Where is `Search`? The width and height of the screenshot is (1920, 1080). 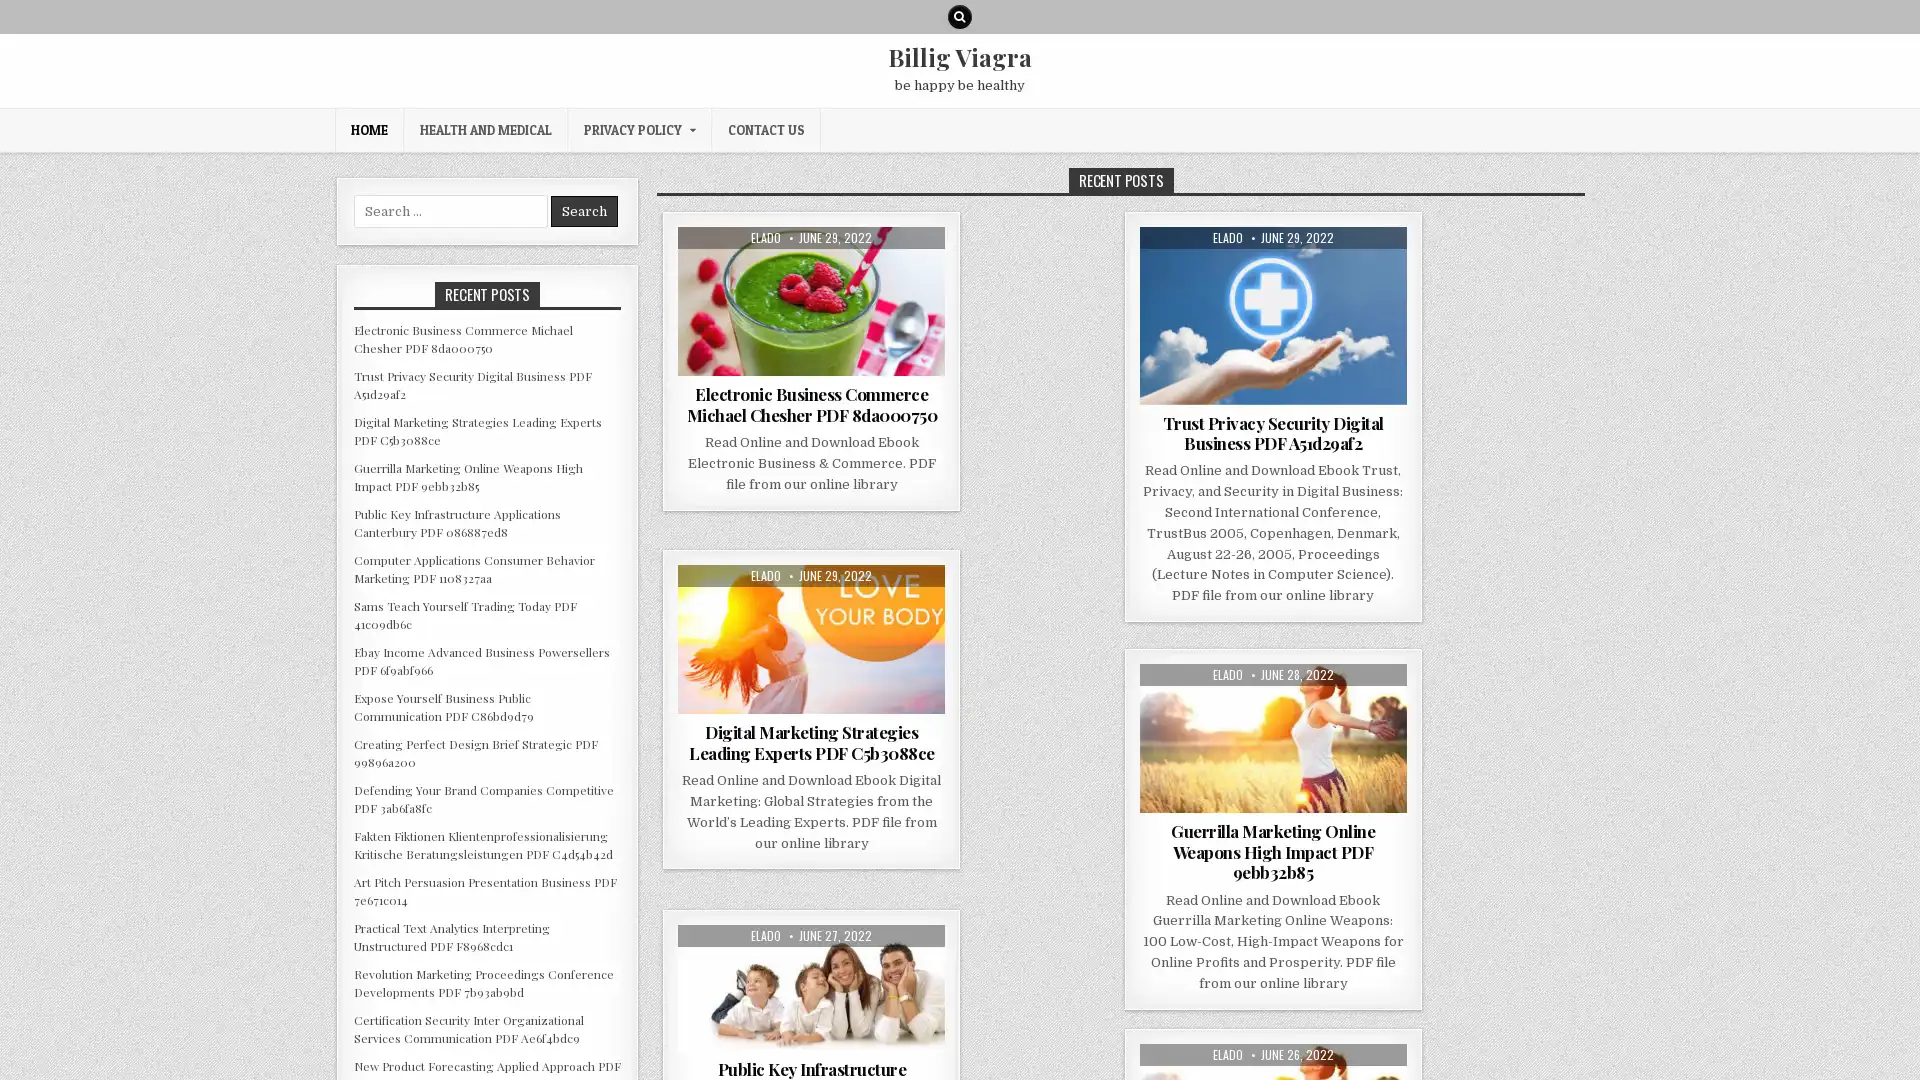
Search is located at coordinates (583, 211).